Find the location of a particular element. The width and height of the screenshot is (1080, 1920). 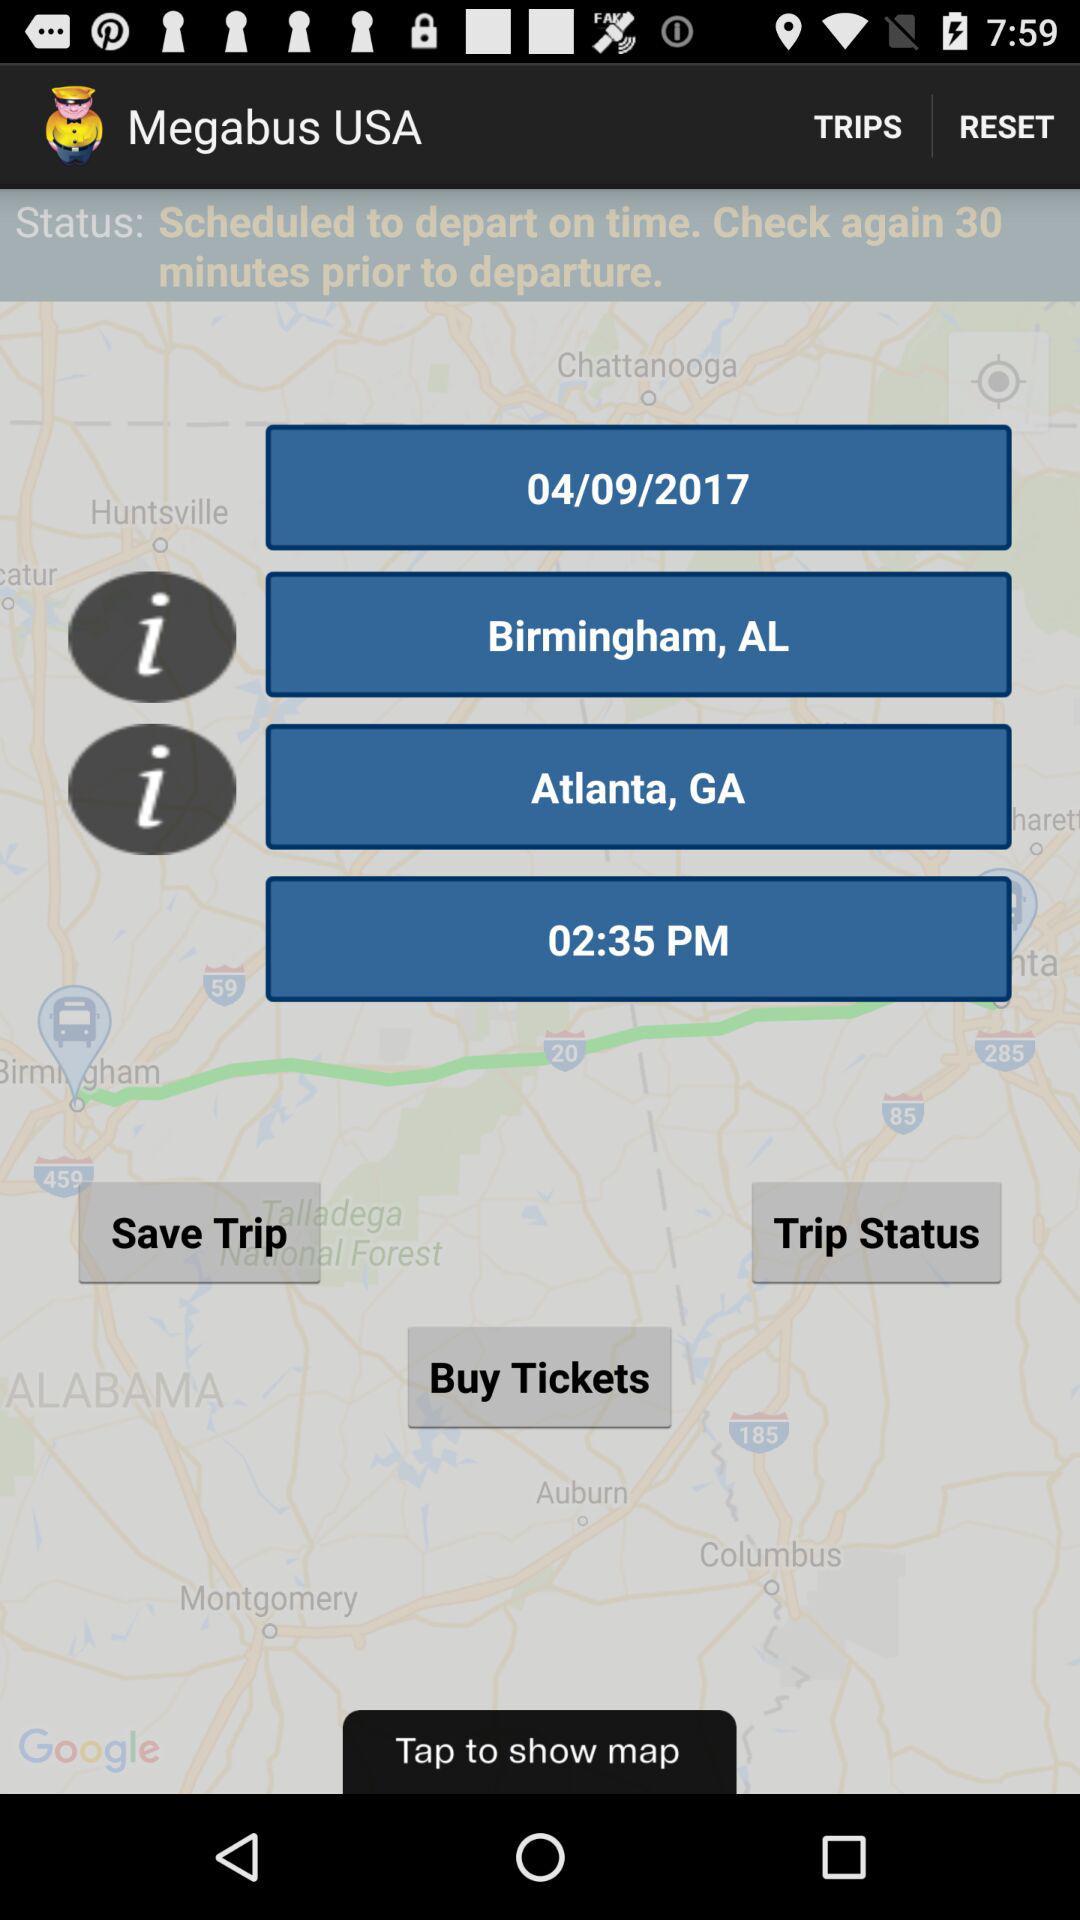

the item above 02:35 pm is located at coordinates (638, 785).